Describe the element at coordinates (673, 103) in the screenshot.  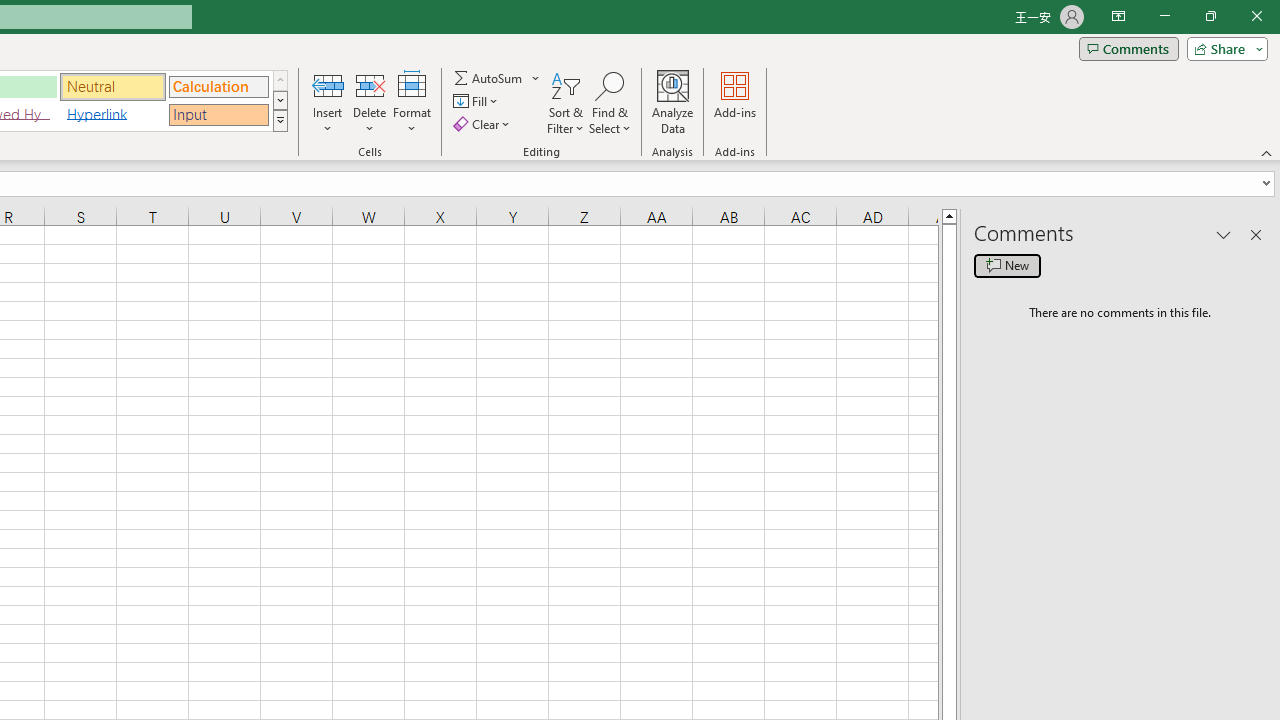
I see `'Analyze Data'` at that location.